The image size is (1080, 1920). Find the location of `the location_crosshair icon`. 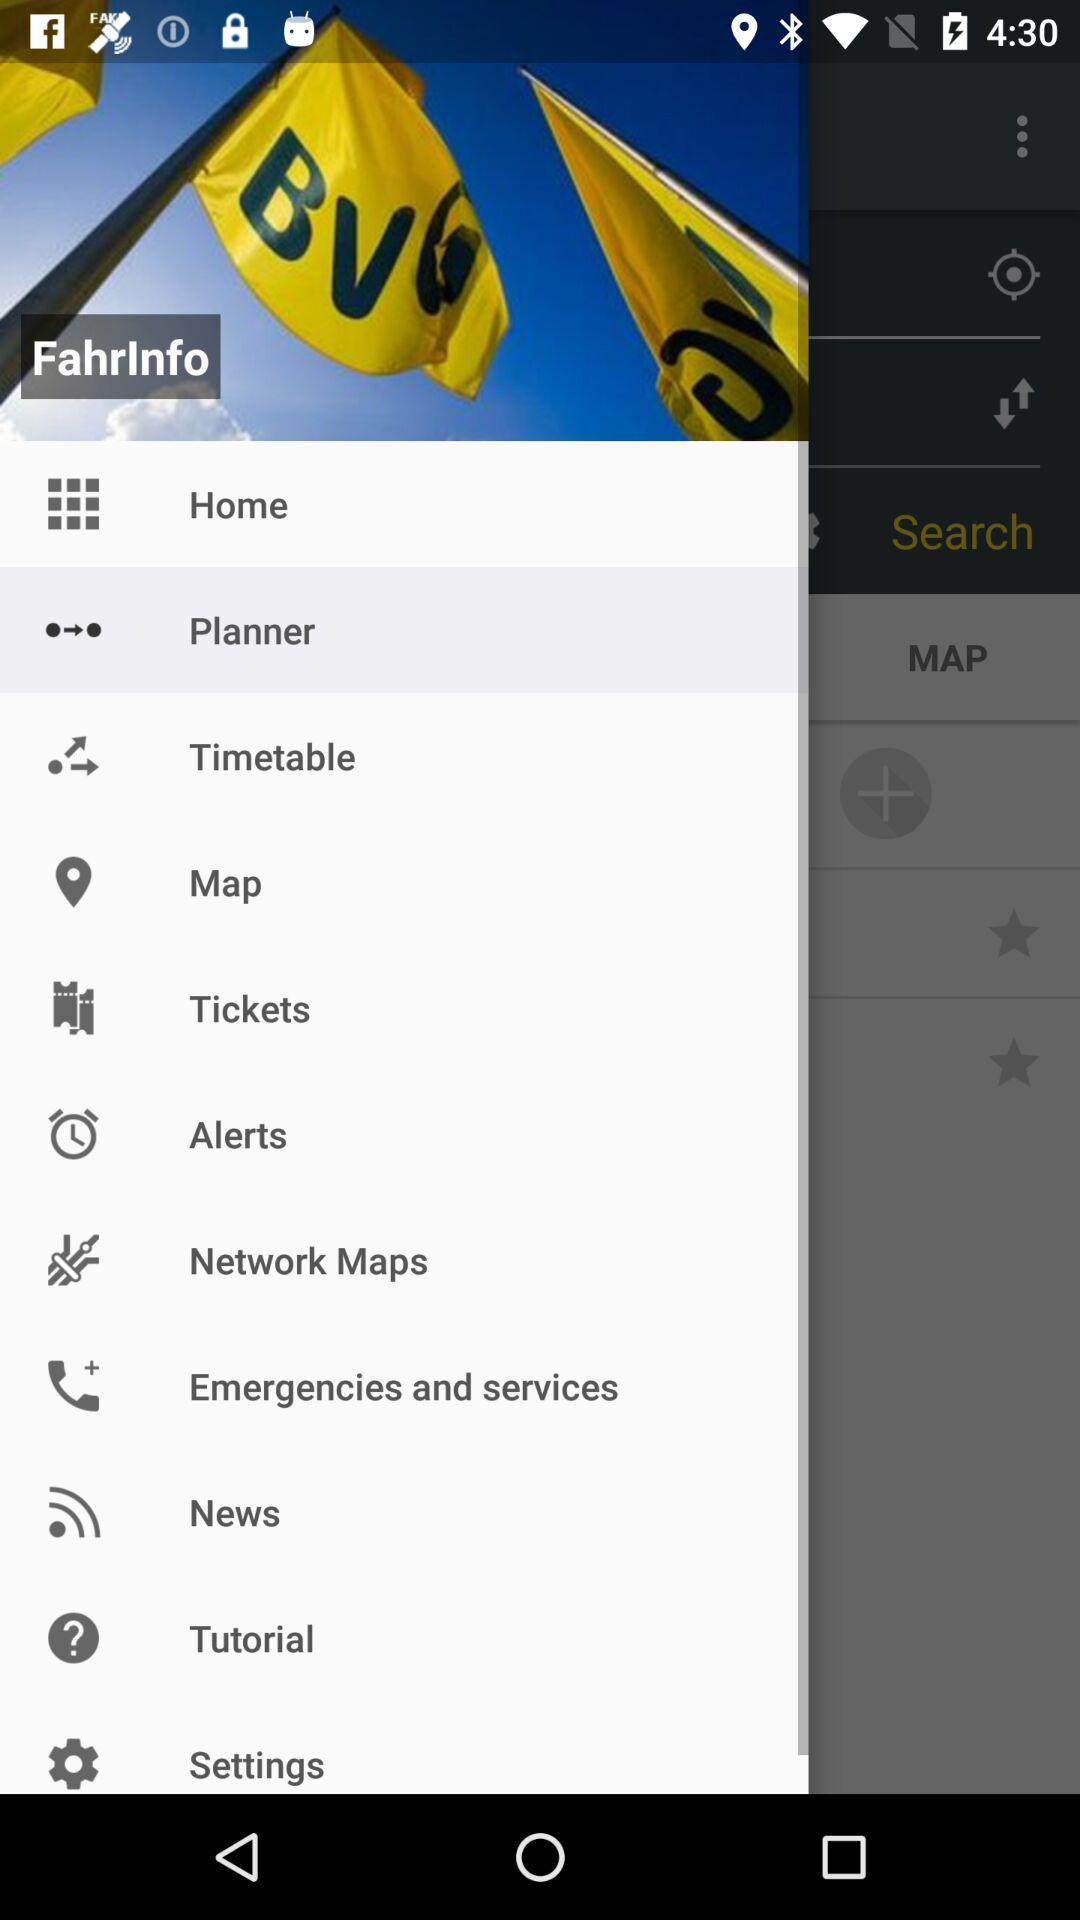

the location_crosshair icon is located at coordinates (1014, 273).